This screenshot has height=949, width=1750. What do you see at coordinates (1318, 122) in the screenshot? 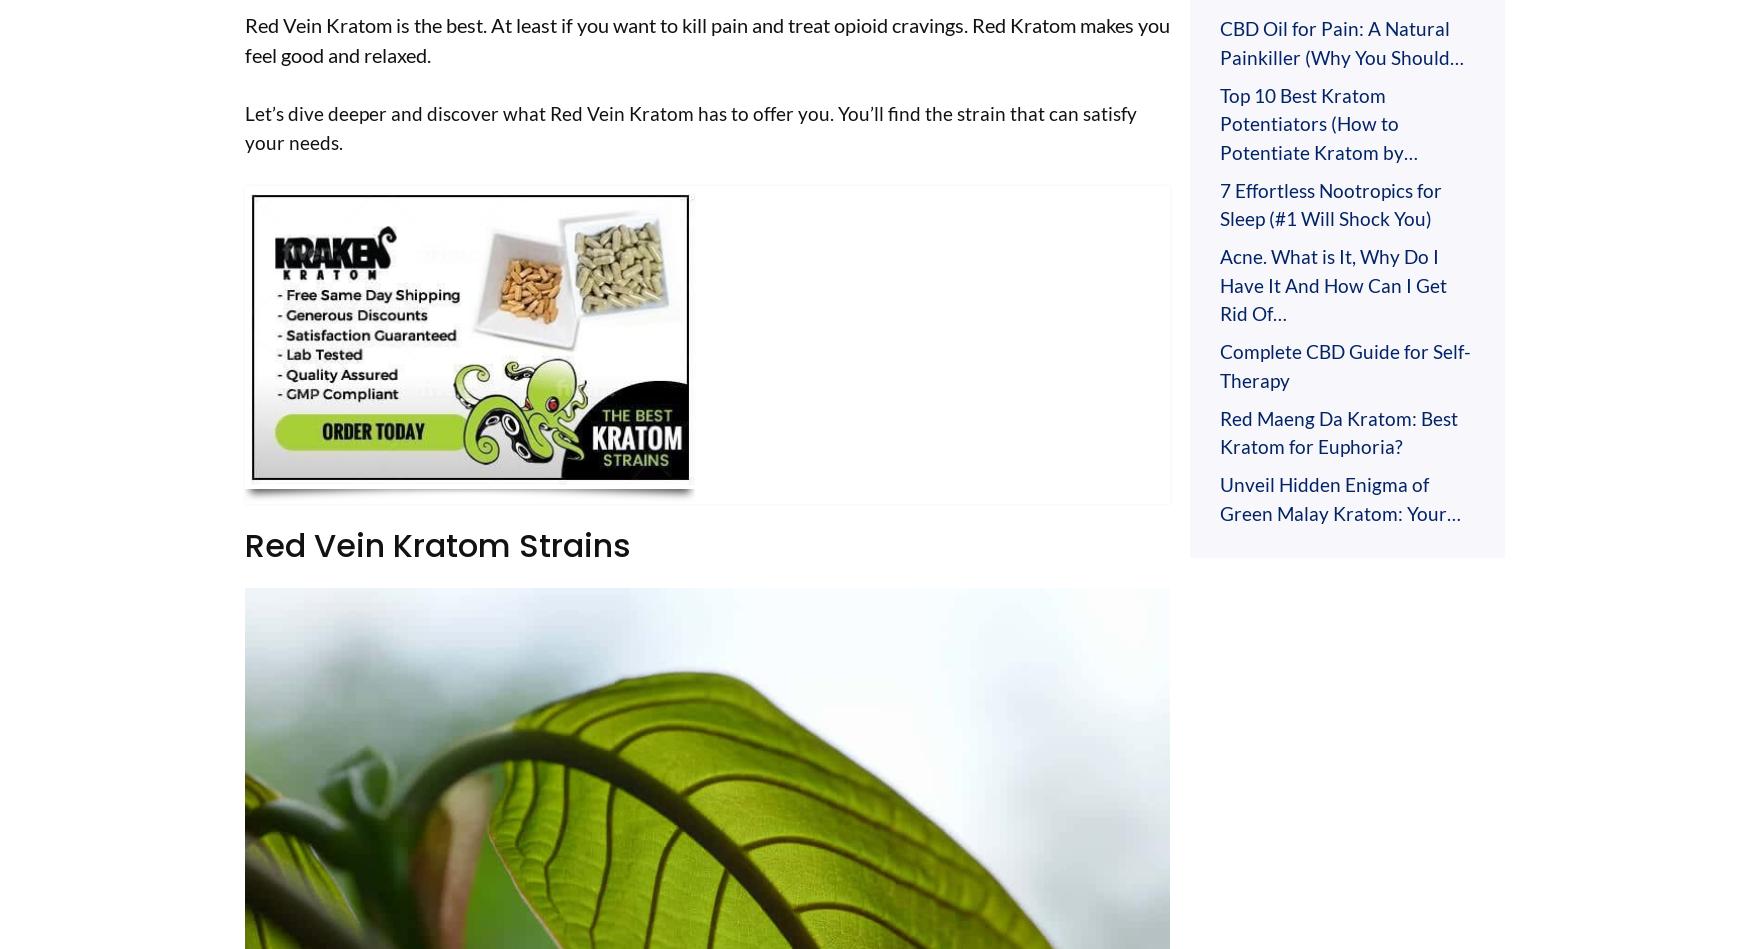
I see `'Top 10 Best Kratom Potentiators (How to Potentiate Kratom by…'` at bounding box center [1318, 122].